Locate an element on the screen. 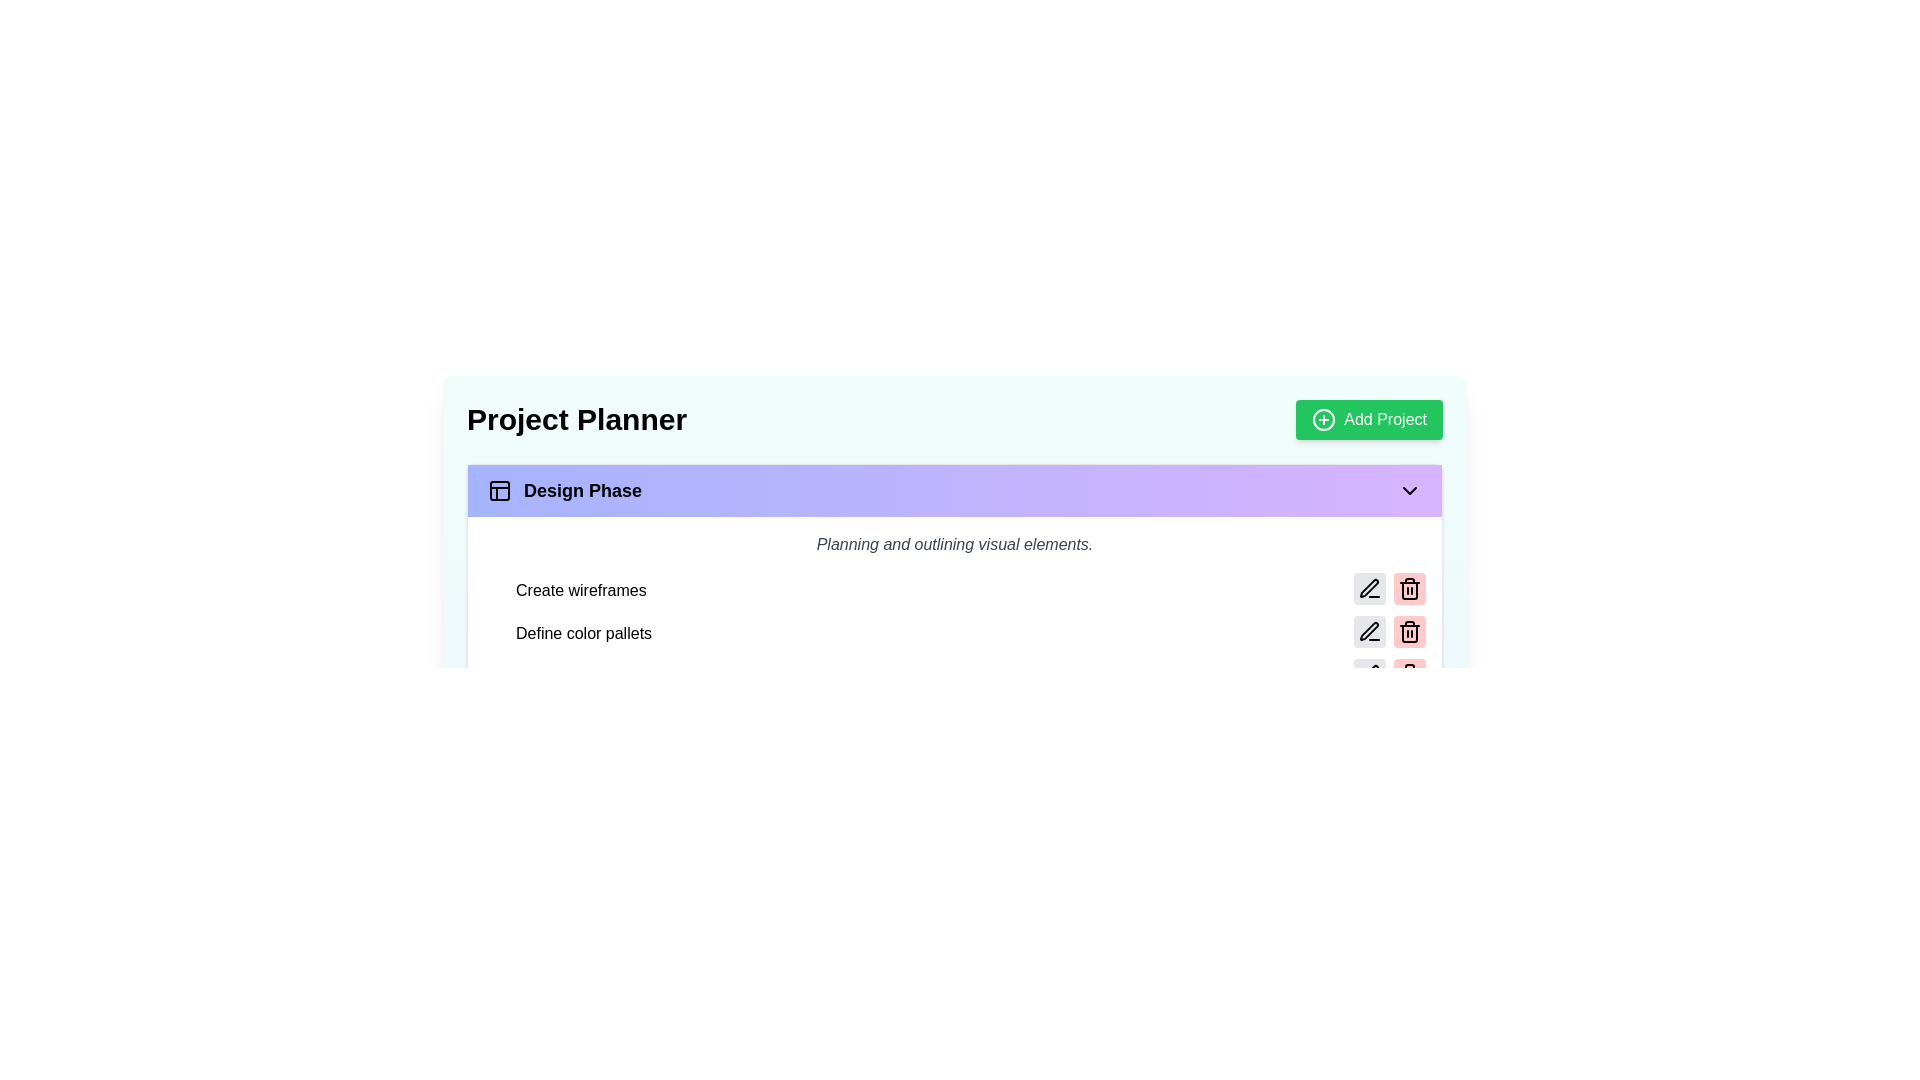 The height and width of the screenshot is (1080, 1920). the trashcan button in the action button group is located at coordinates (1389, 675).